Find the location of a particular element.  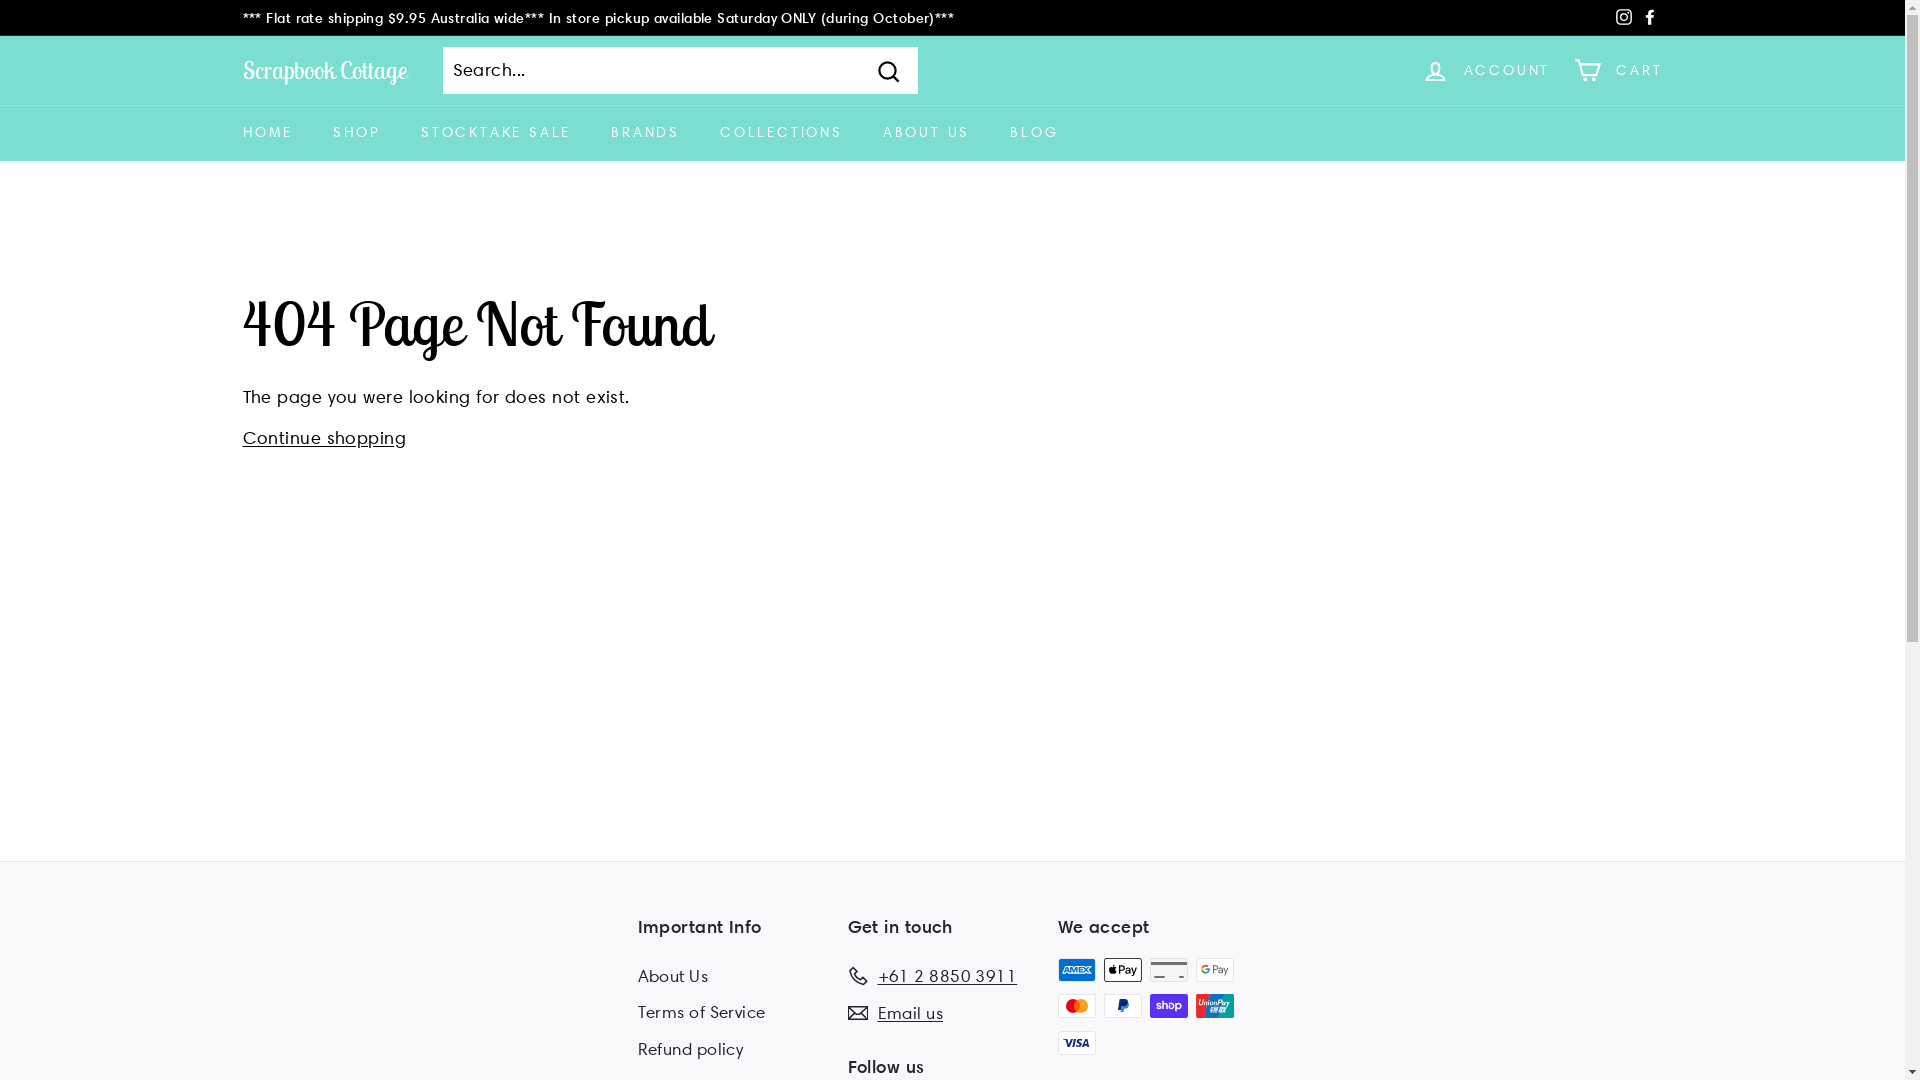

'Refund policy' is located at coordinates (691, 1048).